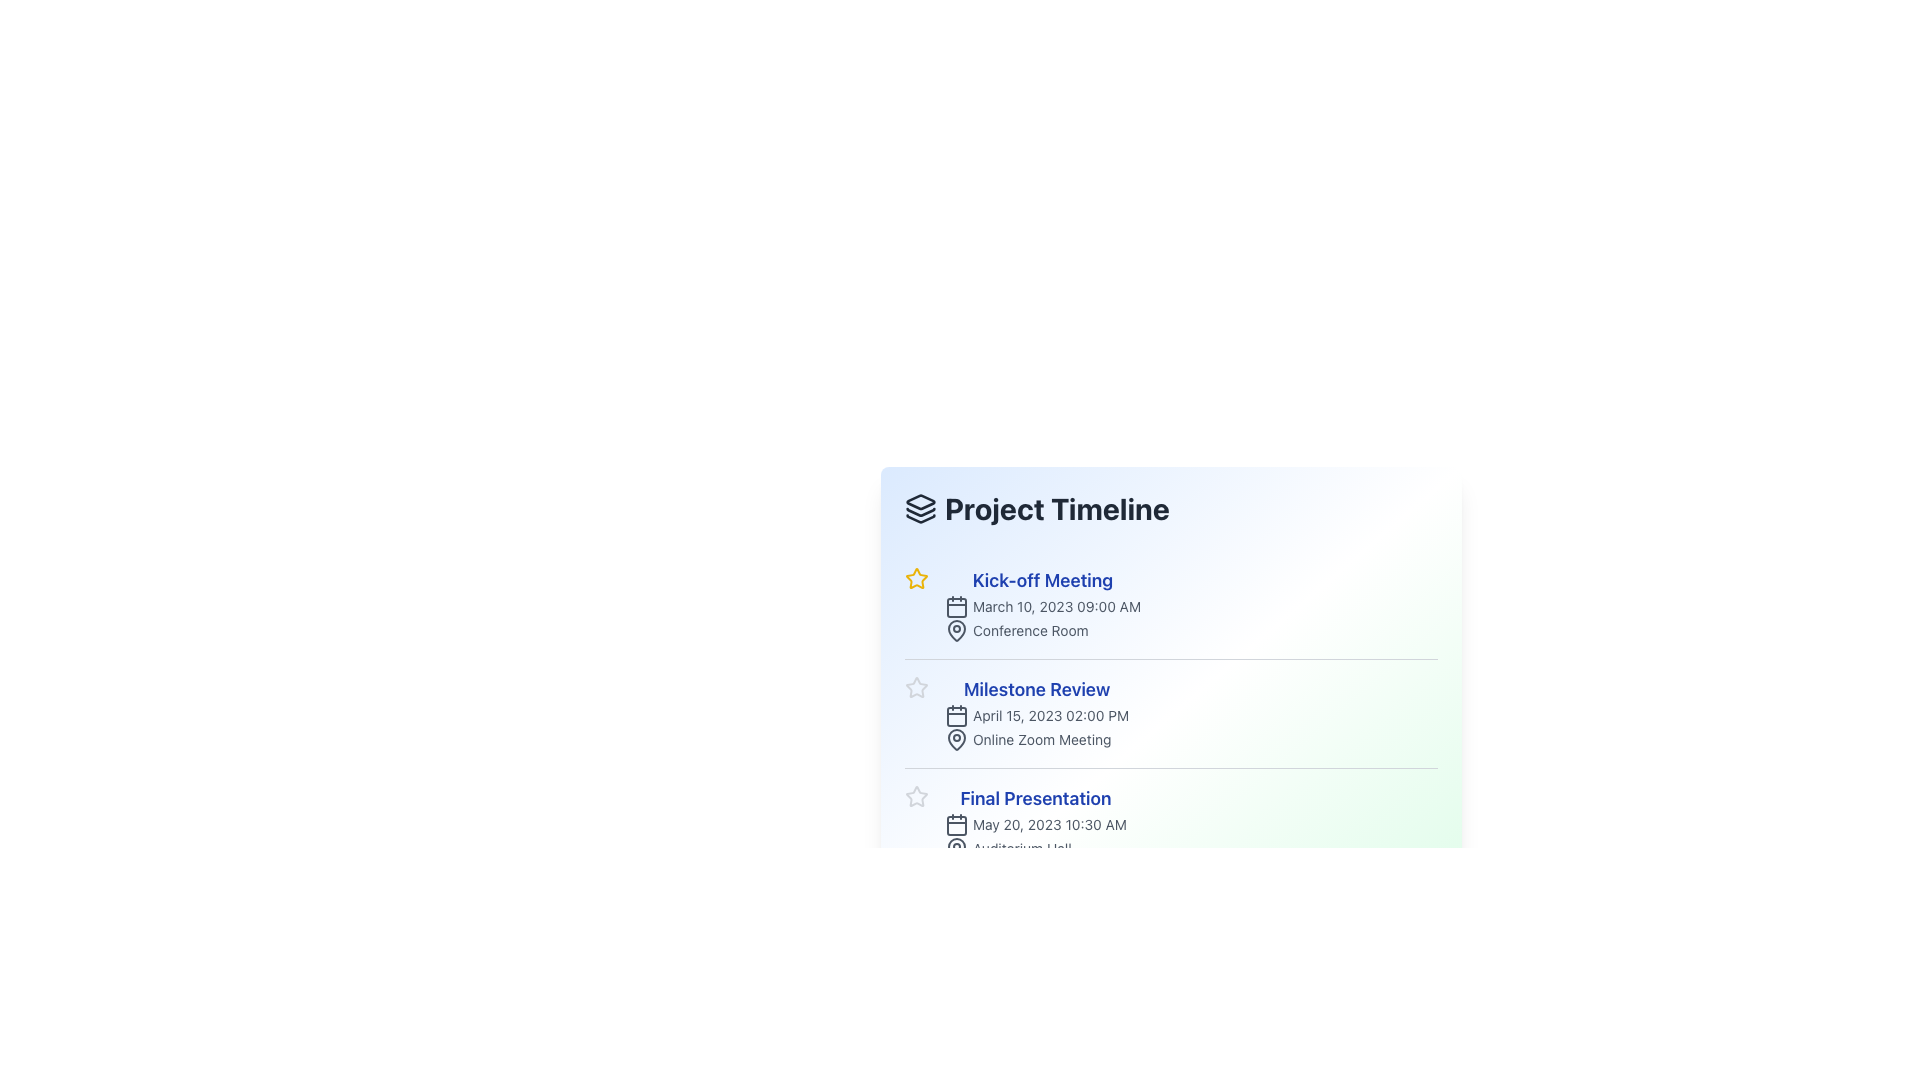 The height and width of the screenshot is (1080, 1920). Describe the element at coordinates (915, 686) in the screenshot. I see `the star-shaped icon` at that location.